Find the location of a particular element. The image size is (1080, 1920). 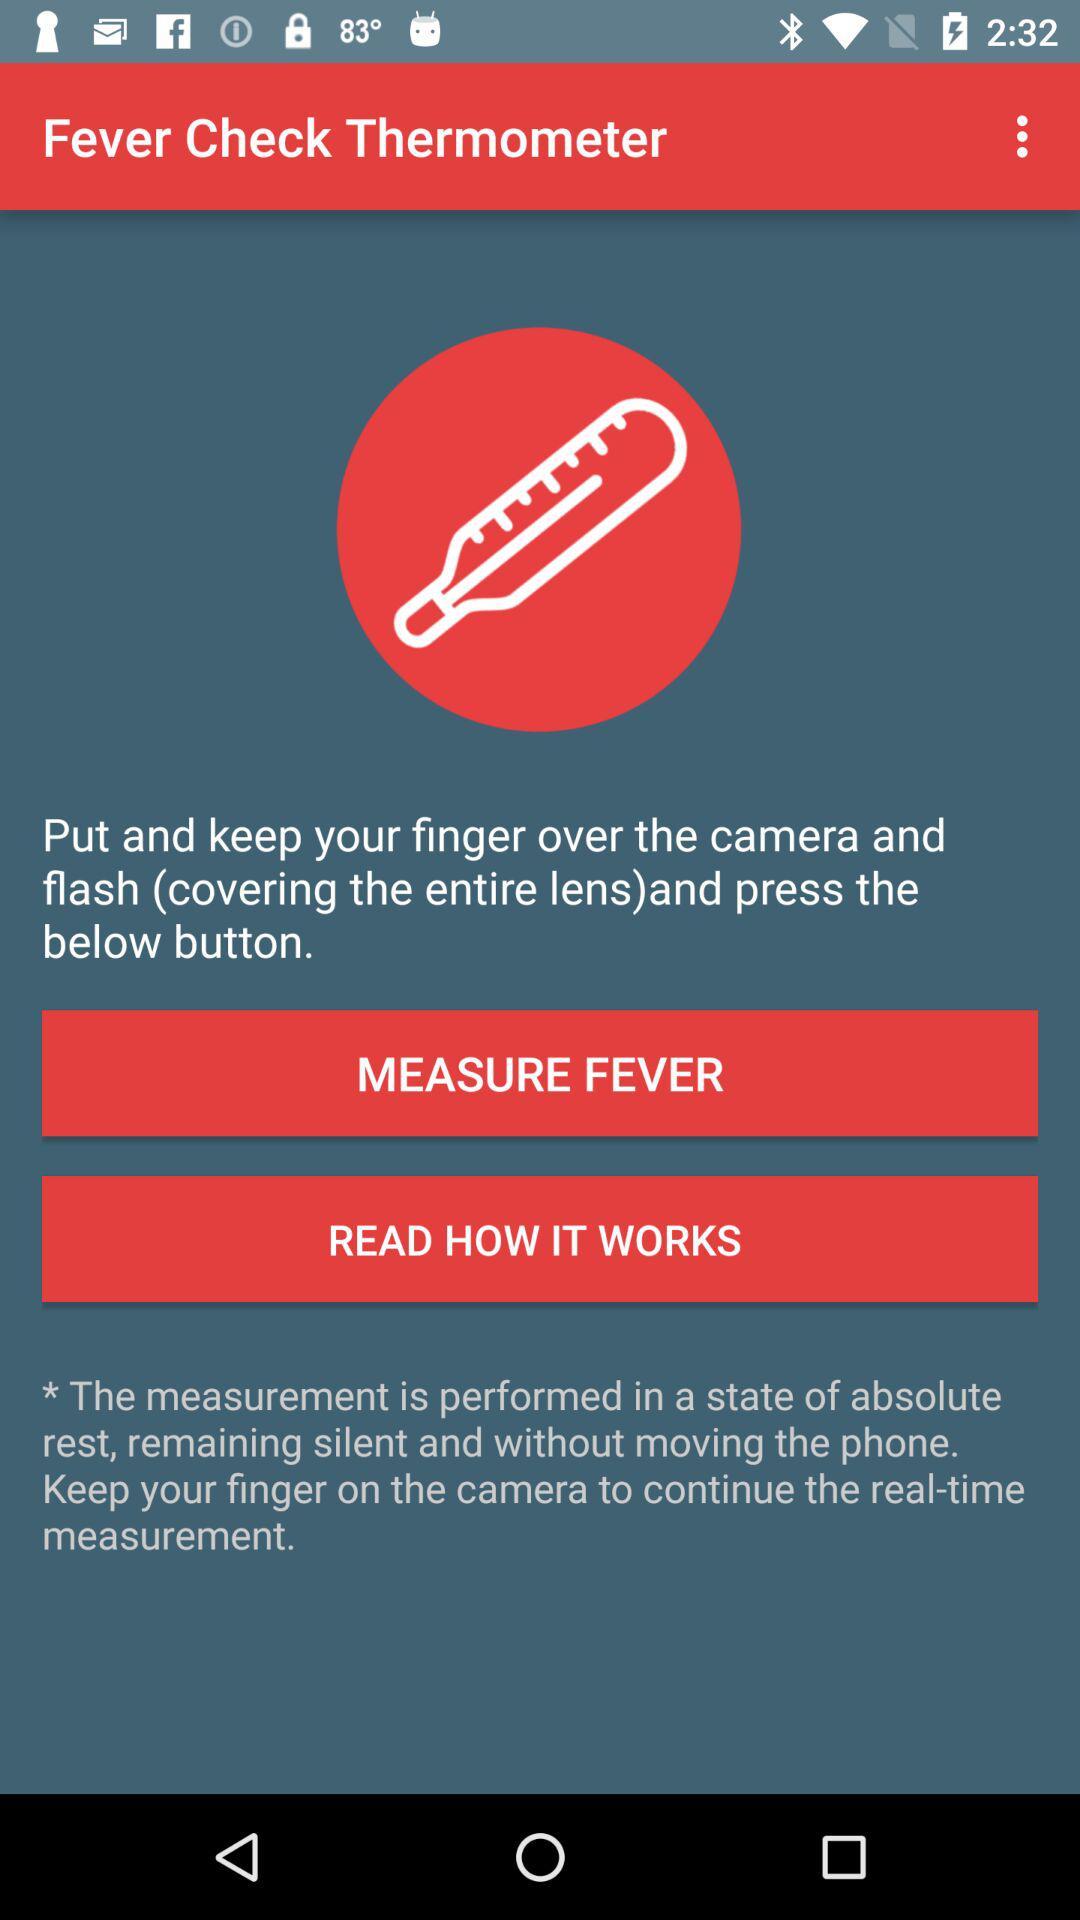

the measure fever is located at coordinates (540, 1072).